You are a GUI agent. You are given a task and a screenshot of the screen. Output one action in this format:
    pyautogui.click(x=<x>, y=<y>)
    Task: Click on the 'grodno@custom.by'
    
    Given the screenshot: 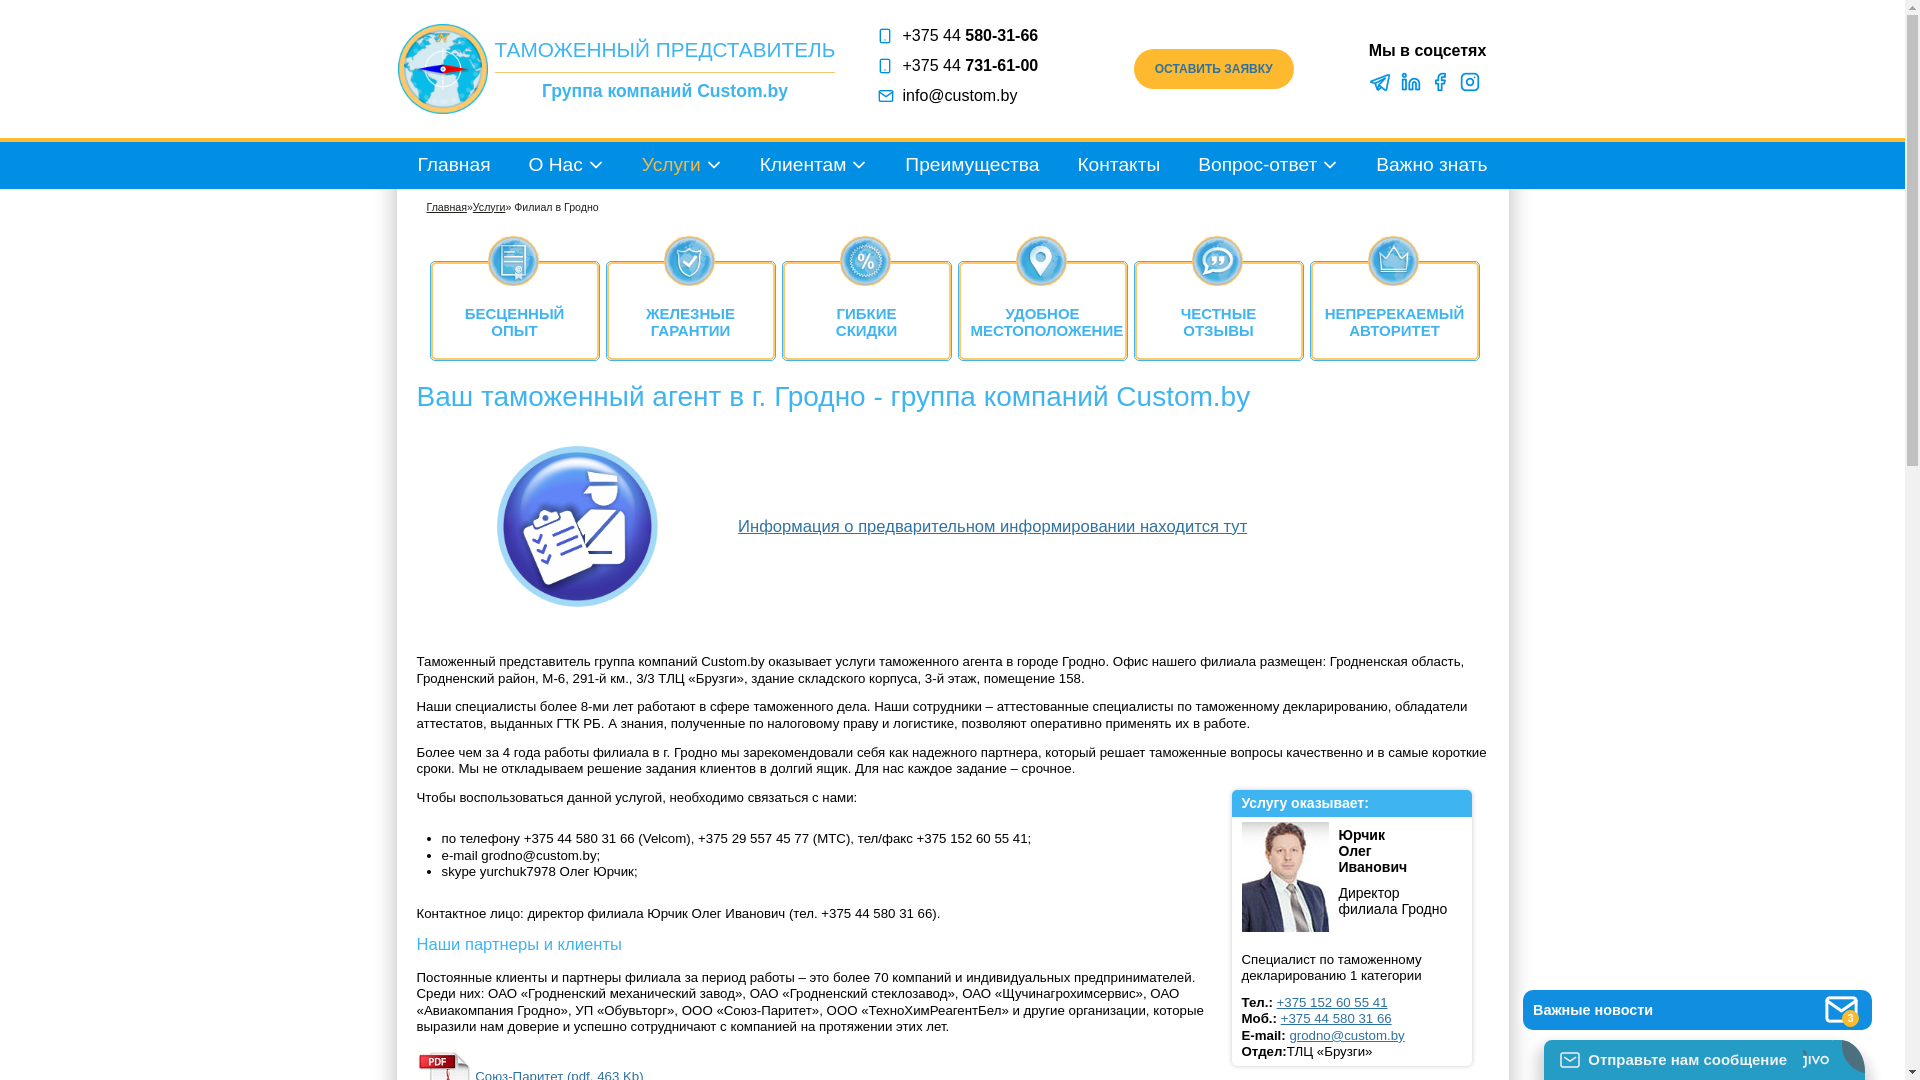 What is the action you would take?
    pyautogui.click(x=1289, y=1035)
    